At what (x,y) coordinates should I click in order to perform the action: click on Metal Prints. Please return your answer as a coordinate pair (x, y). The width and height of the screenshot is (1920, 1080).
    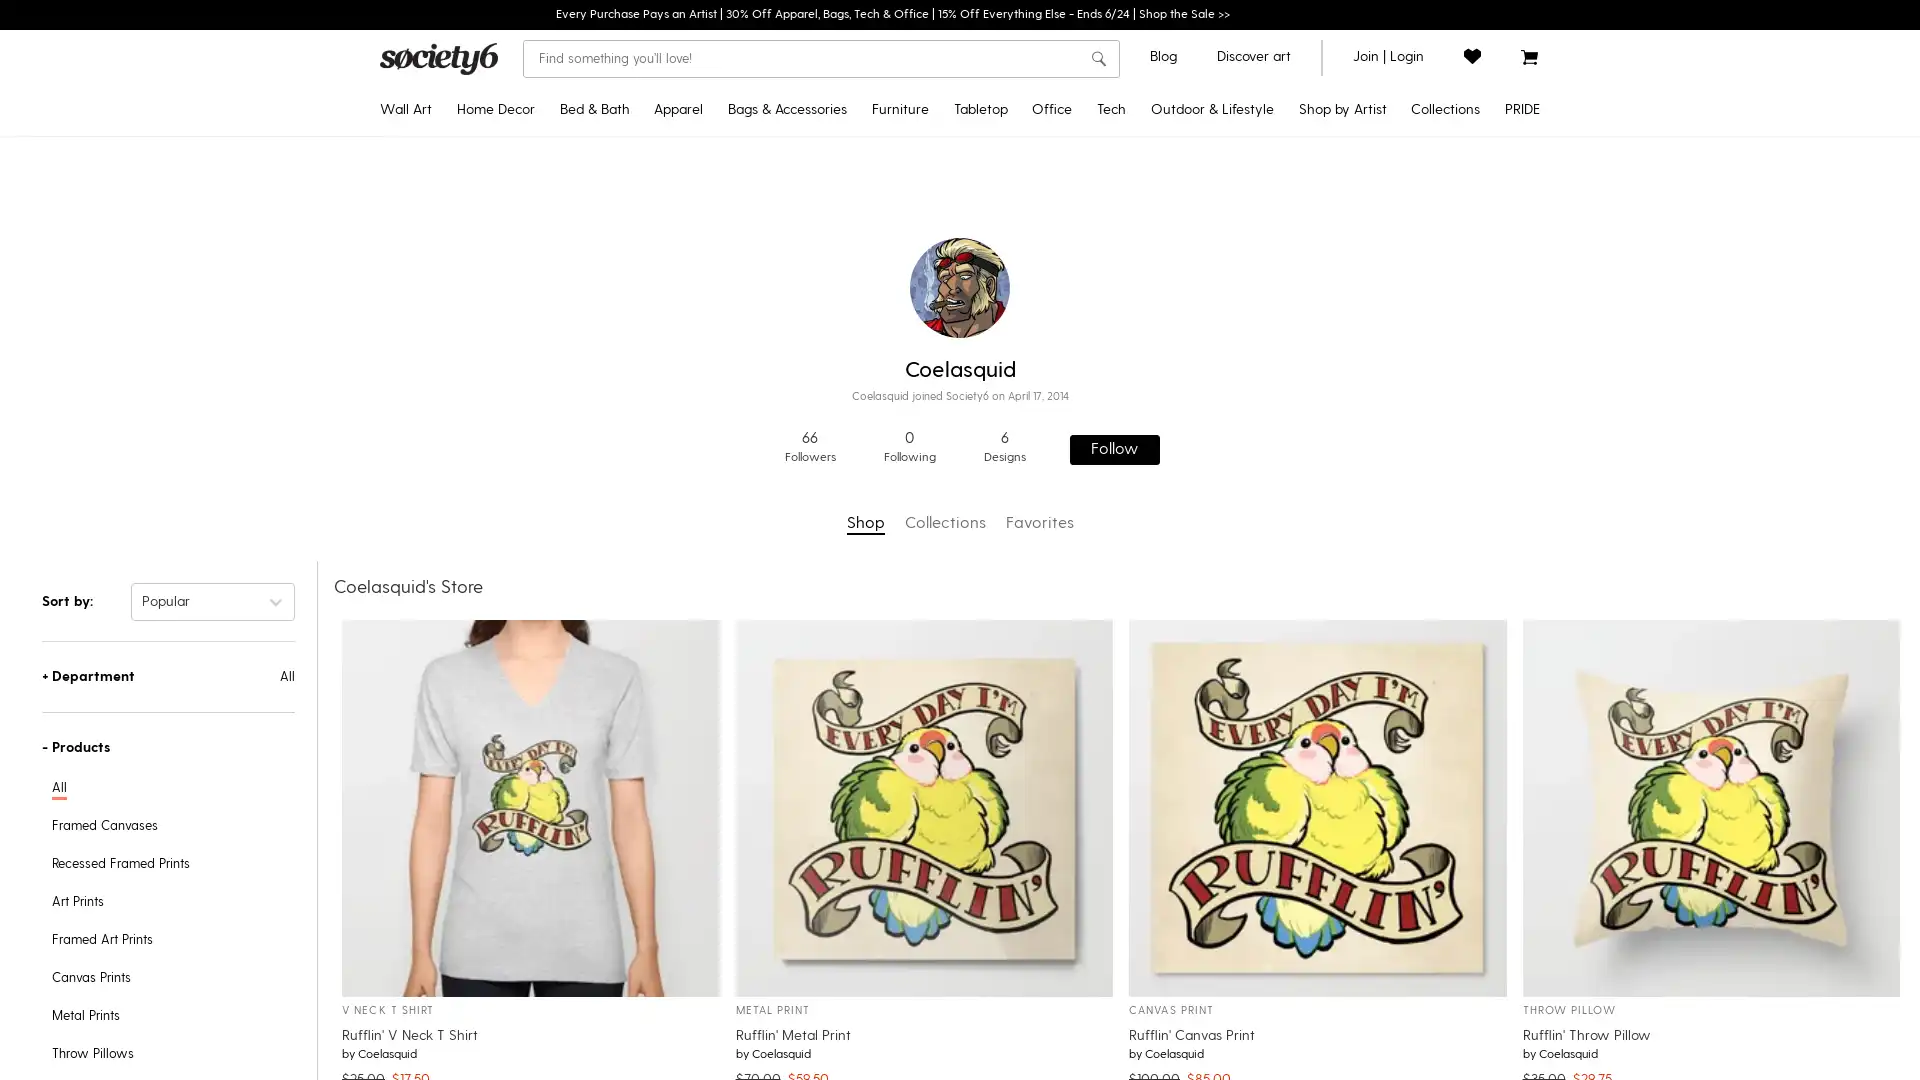
    Looking at the image, I should click on (470, 416).